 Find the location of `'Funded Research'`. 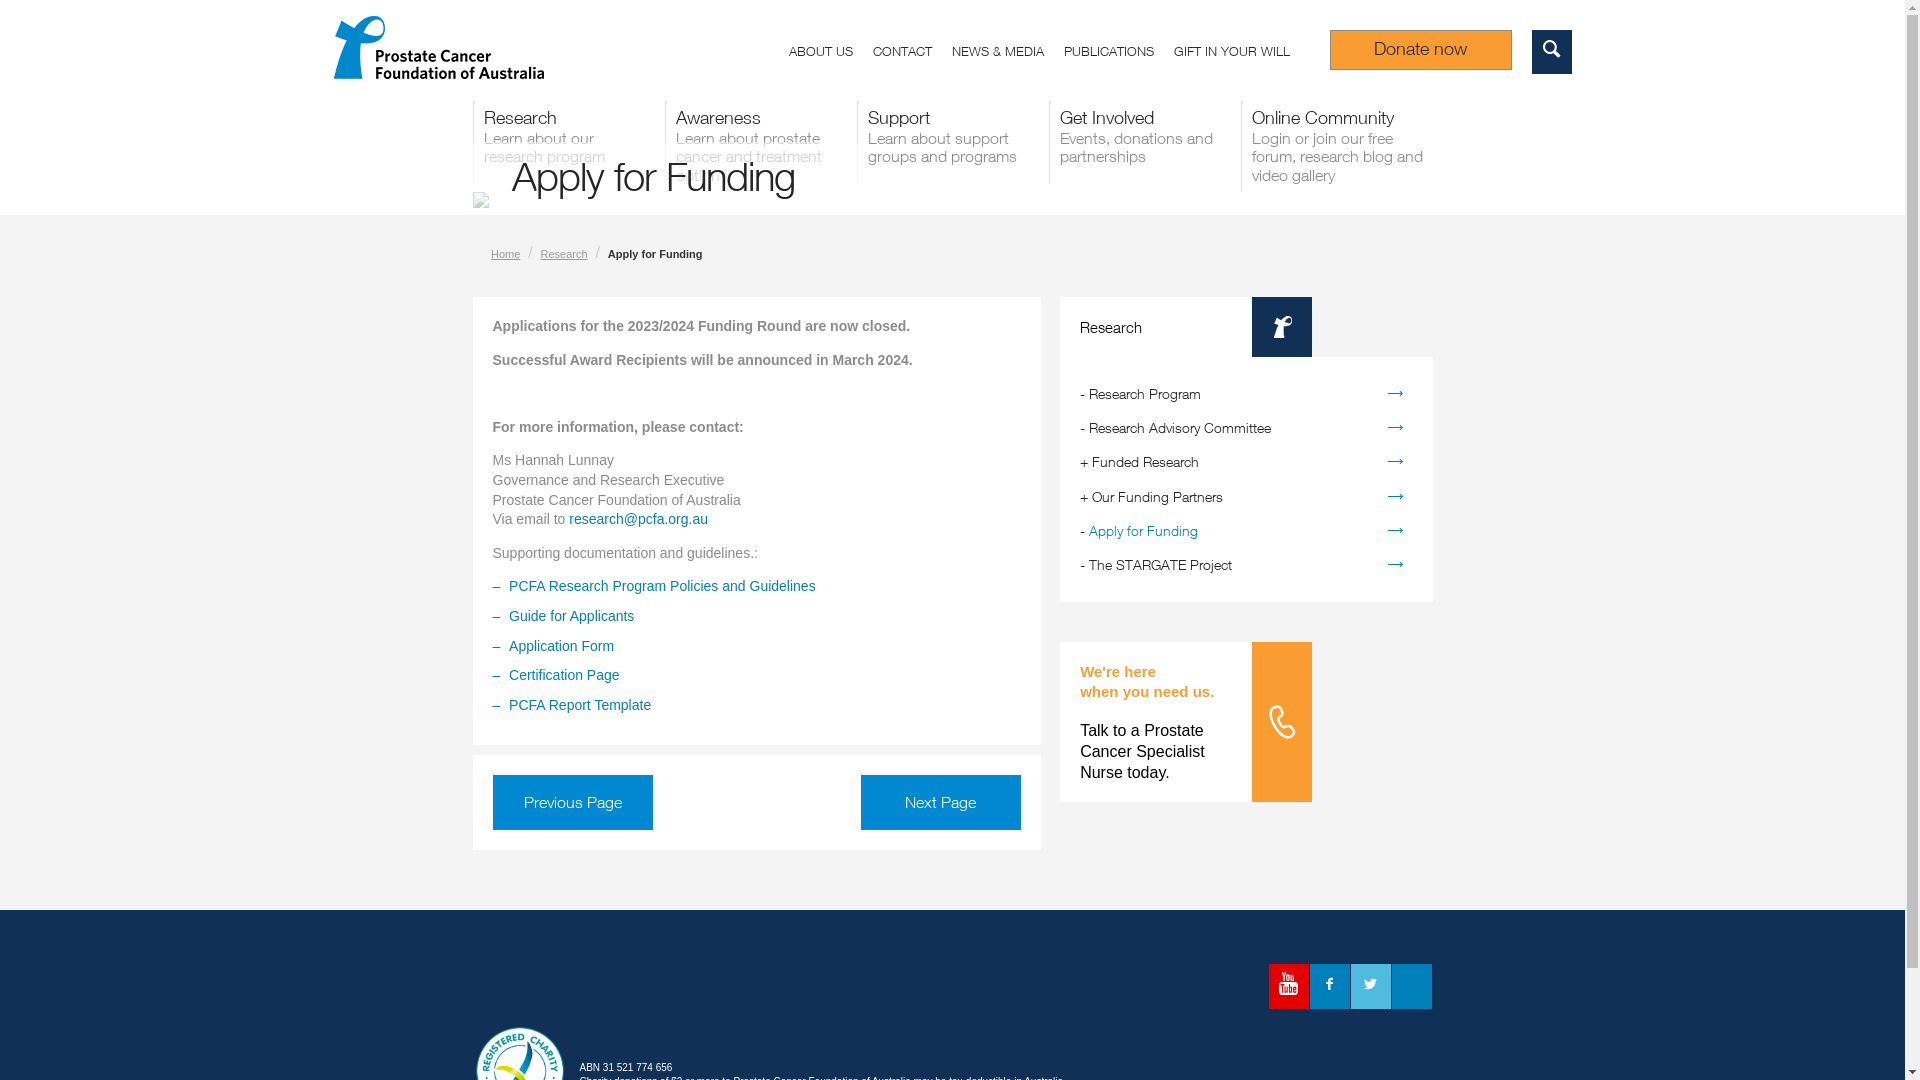

'Funded Research' is located at coordinates (1145, 461).